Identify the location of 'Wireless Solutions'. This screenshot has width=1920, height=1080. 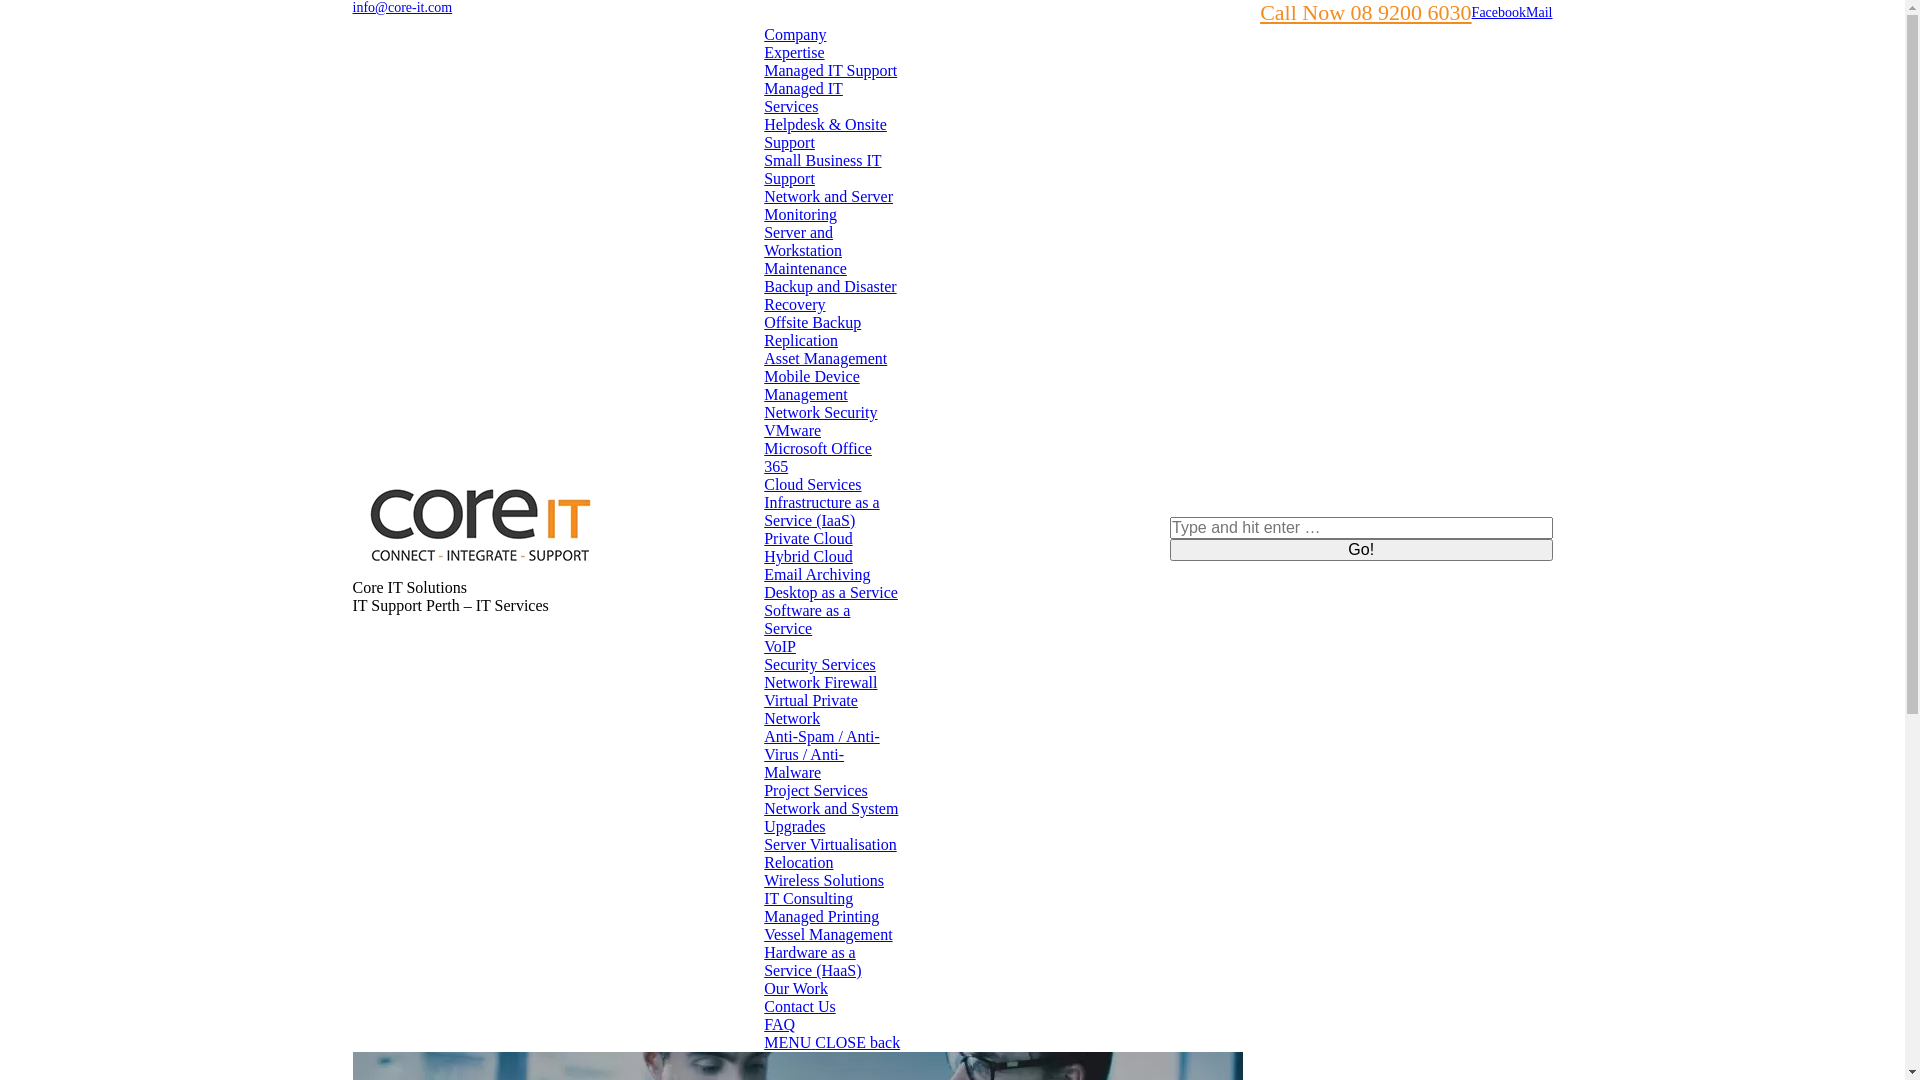
(762, 879).